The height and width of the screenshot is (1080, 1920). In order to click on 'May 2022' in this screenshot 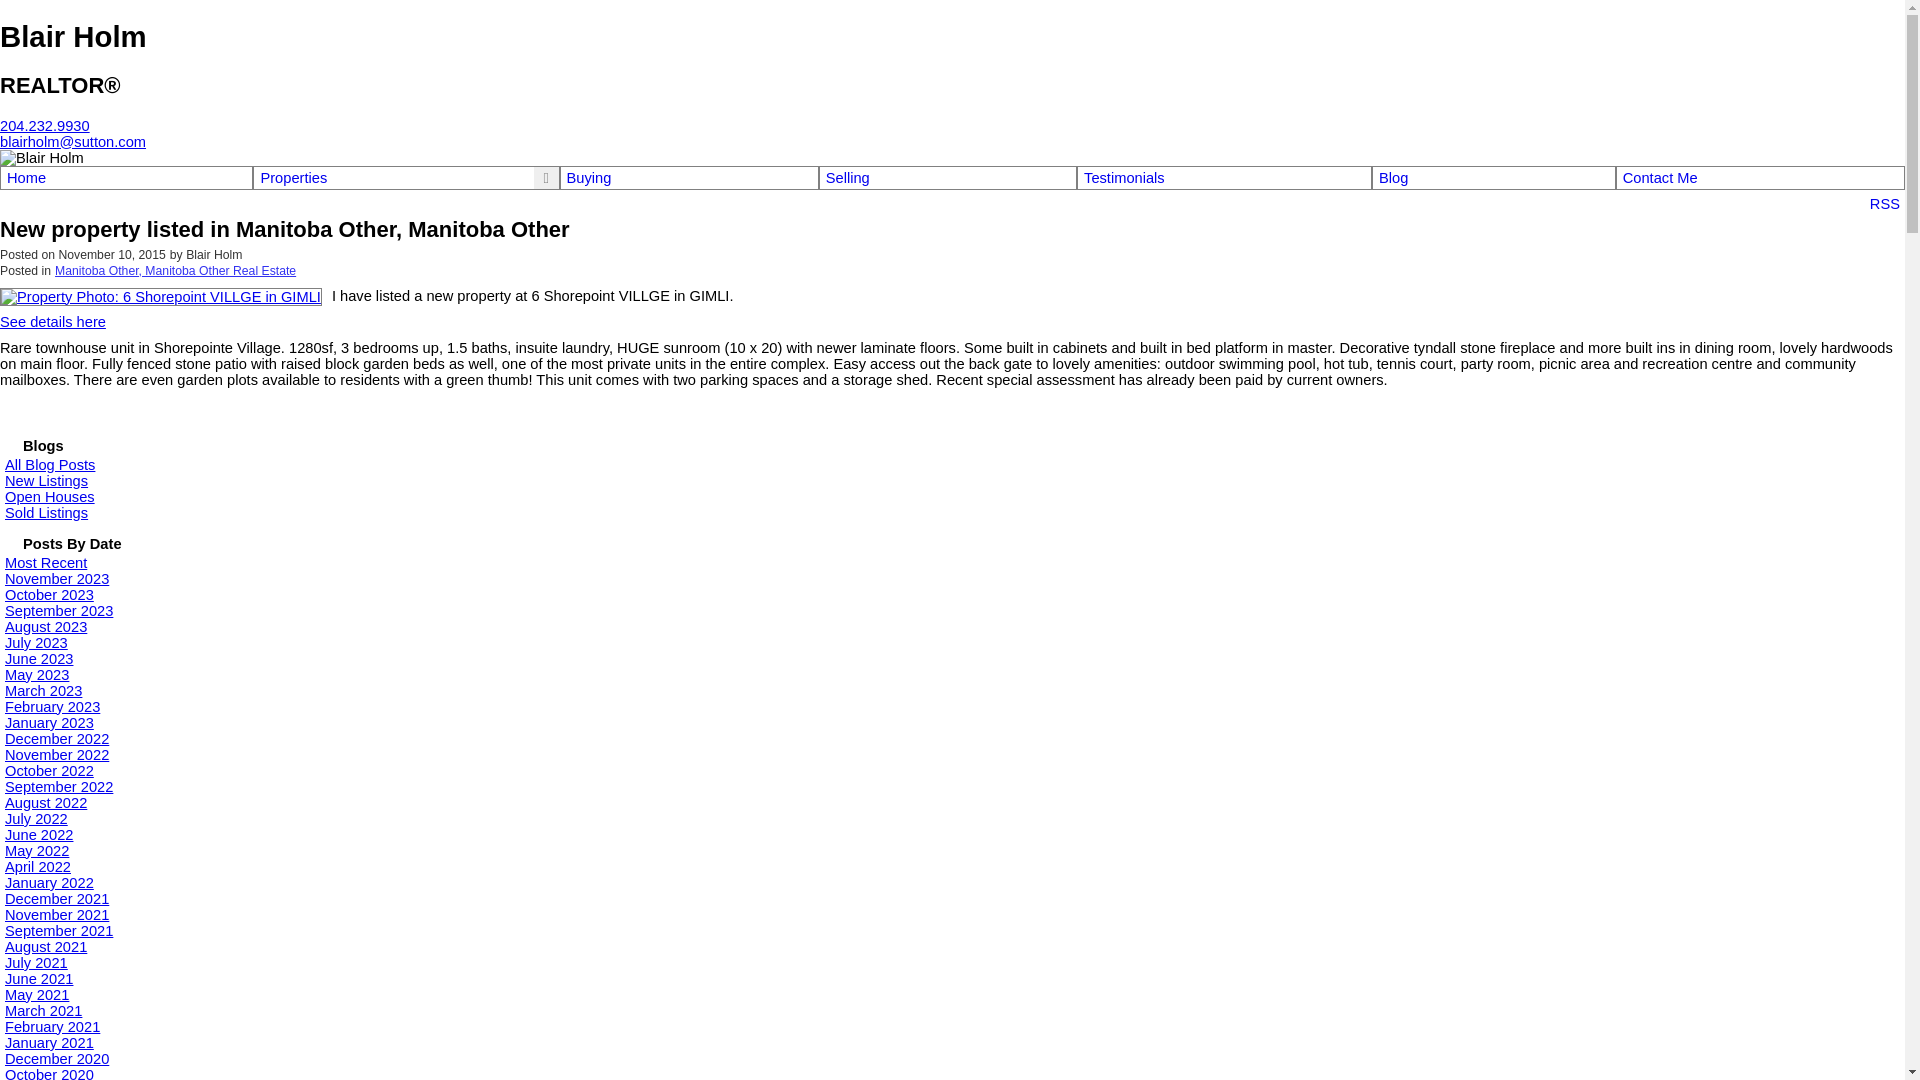, I will do `click(37, 851)`.